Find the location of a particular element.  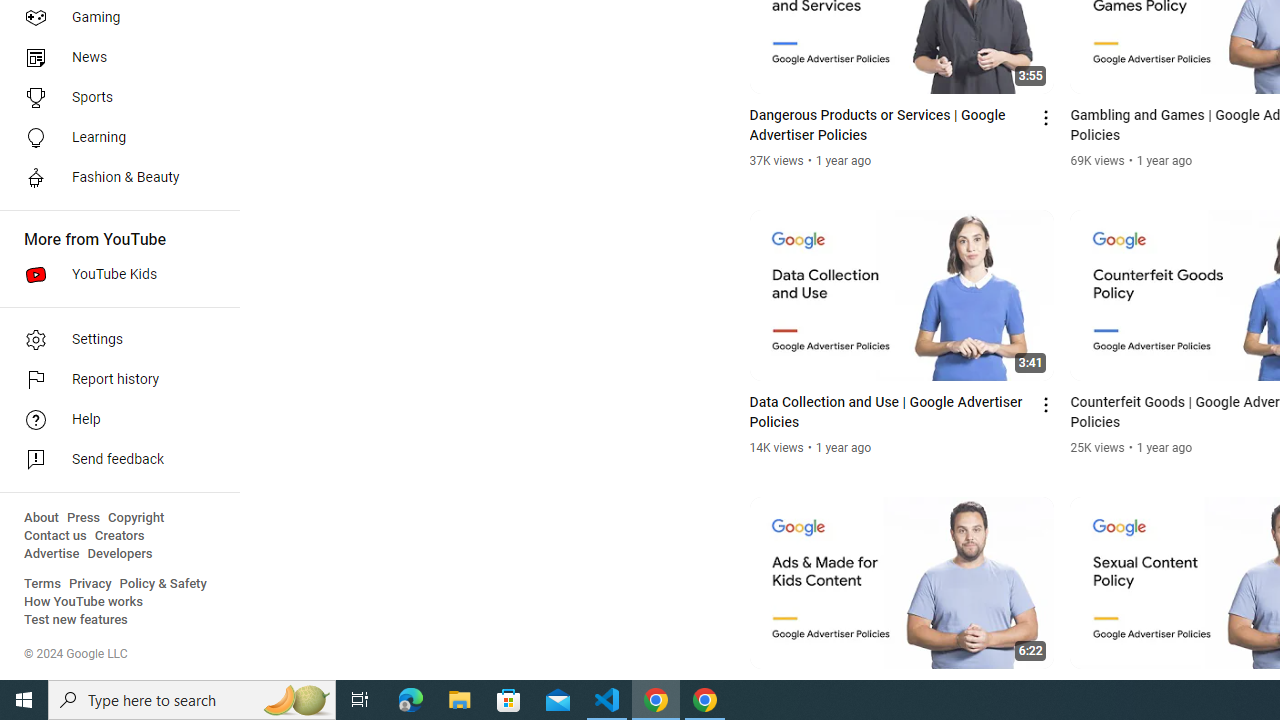

'Settings' is located at coordinates (112, 338).